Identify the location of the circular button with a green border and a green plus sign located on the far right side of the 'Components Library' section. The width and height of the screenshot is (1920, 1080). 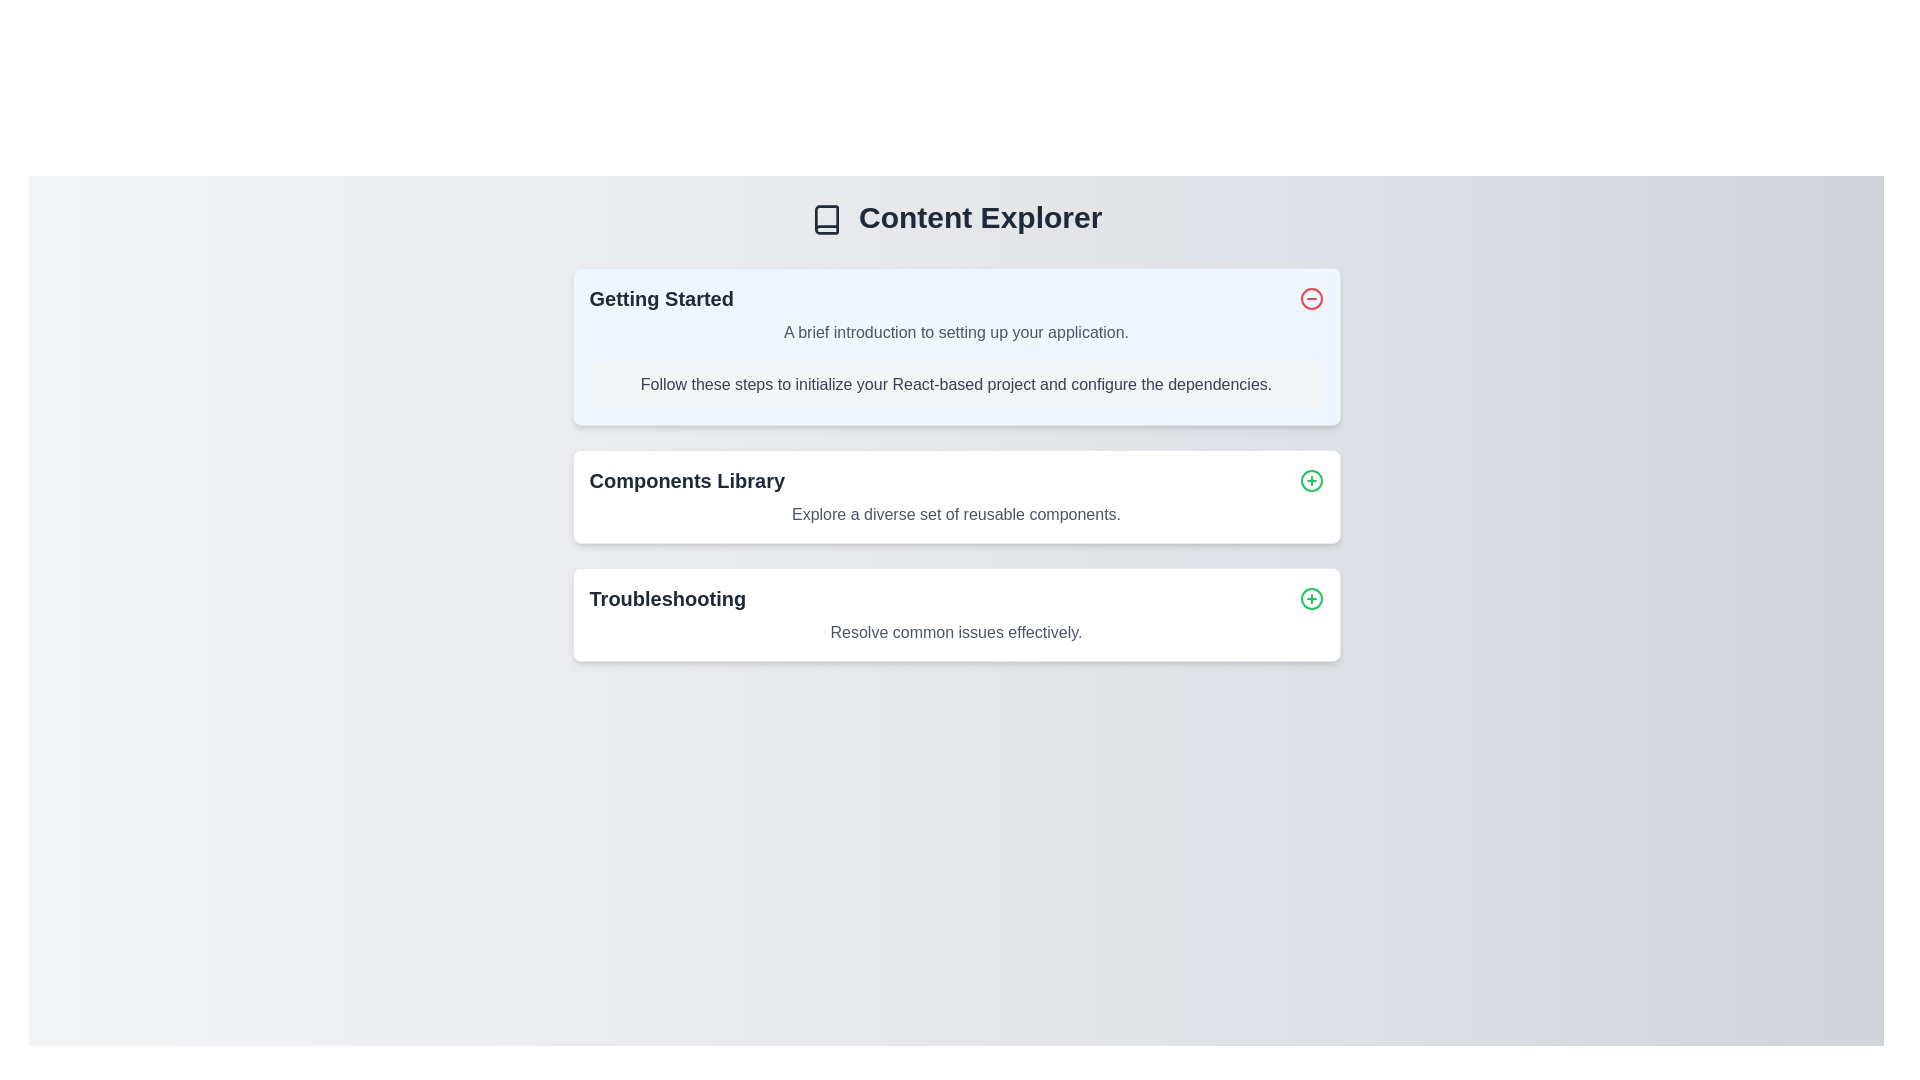
(1311, 481).